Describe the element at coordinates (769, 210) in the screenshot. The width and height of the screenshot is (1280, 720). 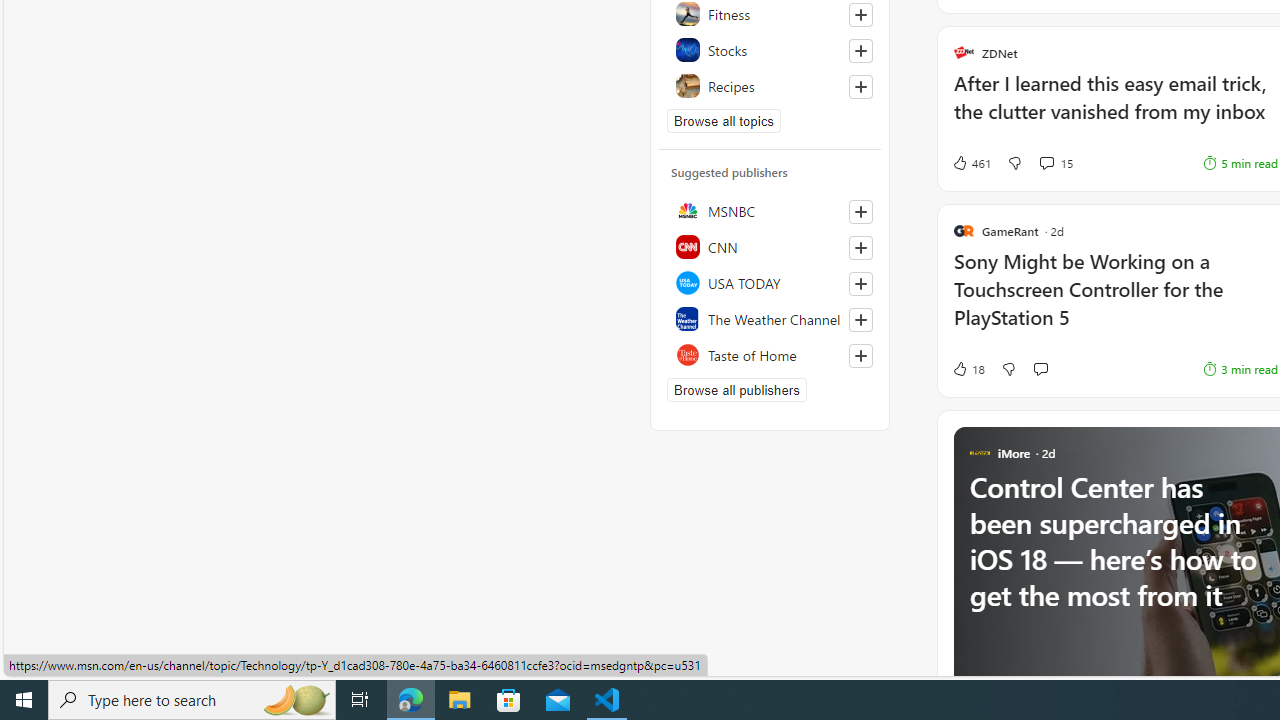
I see `'MSNBC'` at that location.